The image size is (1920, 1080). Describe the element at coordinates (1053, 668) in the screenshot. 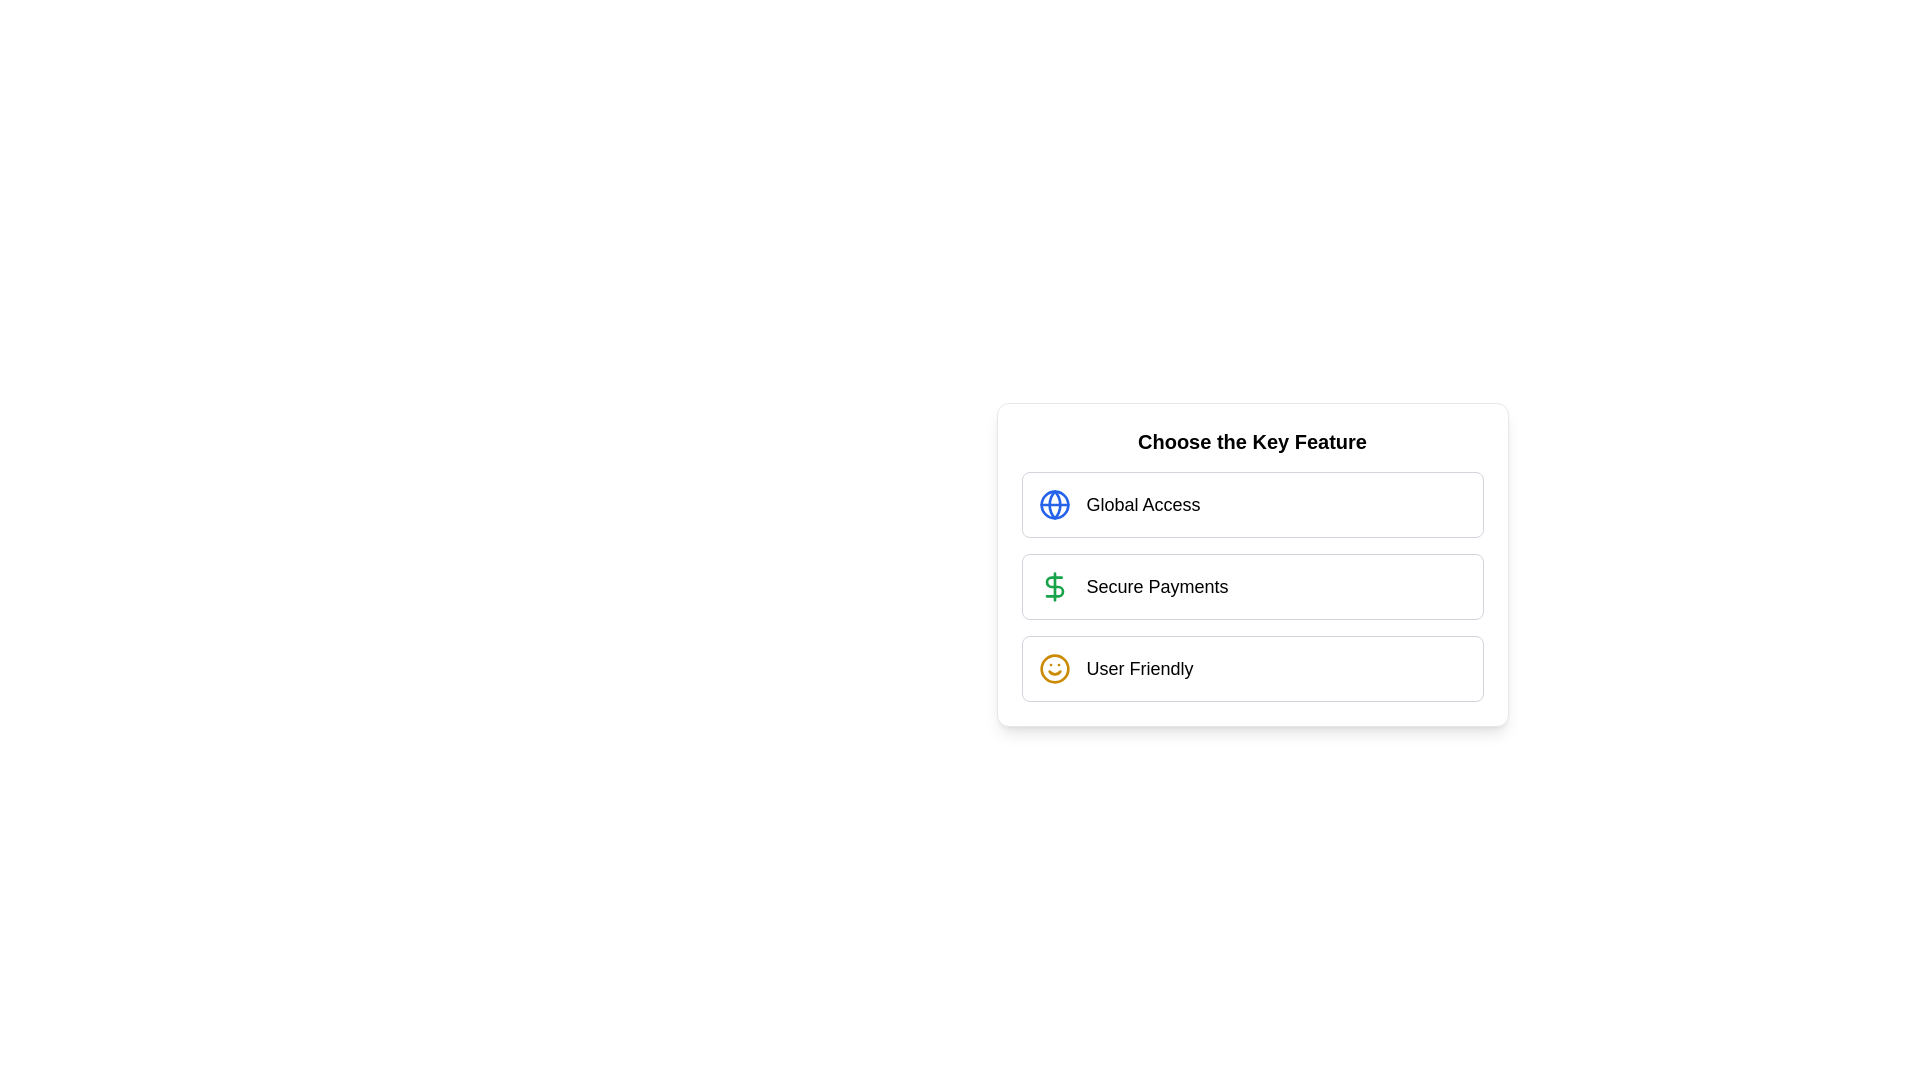

I see `the yellow circular icon, part of the smiley face icon representing the 'User Friendly' feature, which is the third option in the feature selection list` at that location.